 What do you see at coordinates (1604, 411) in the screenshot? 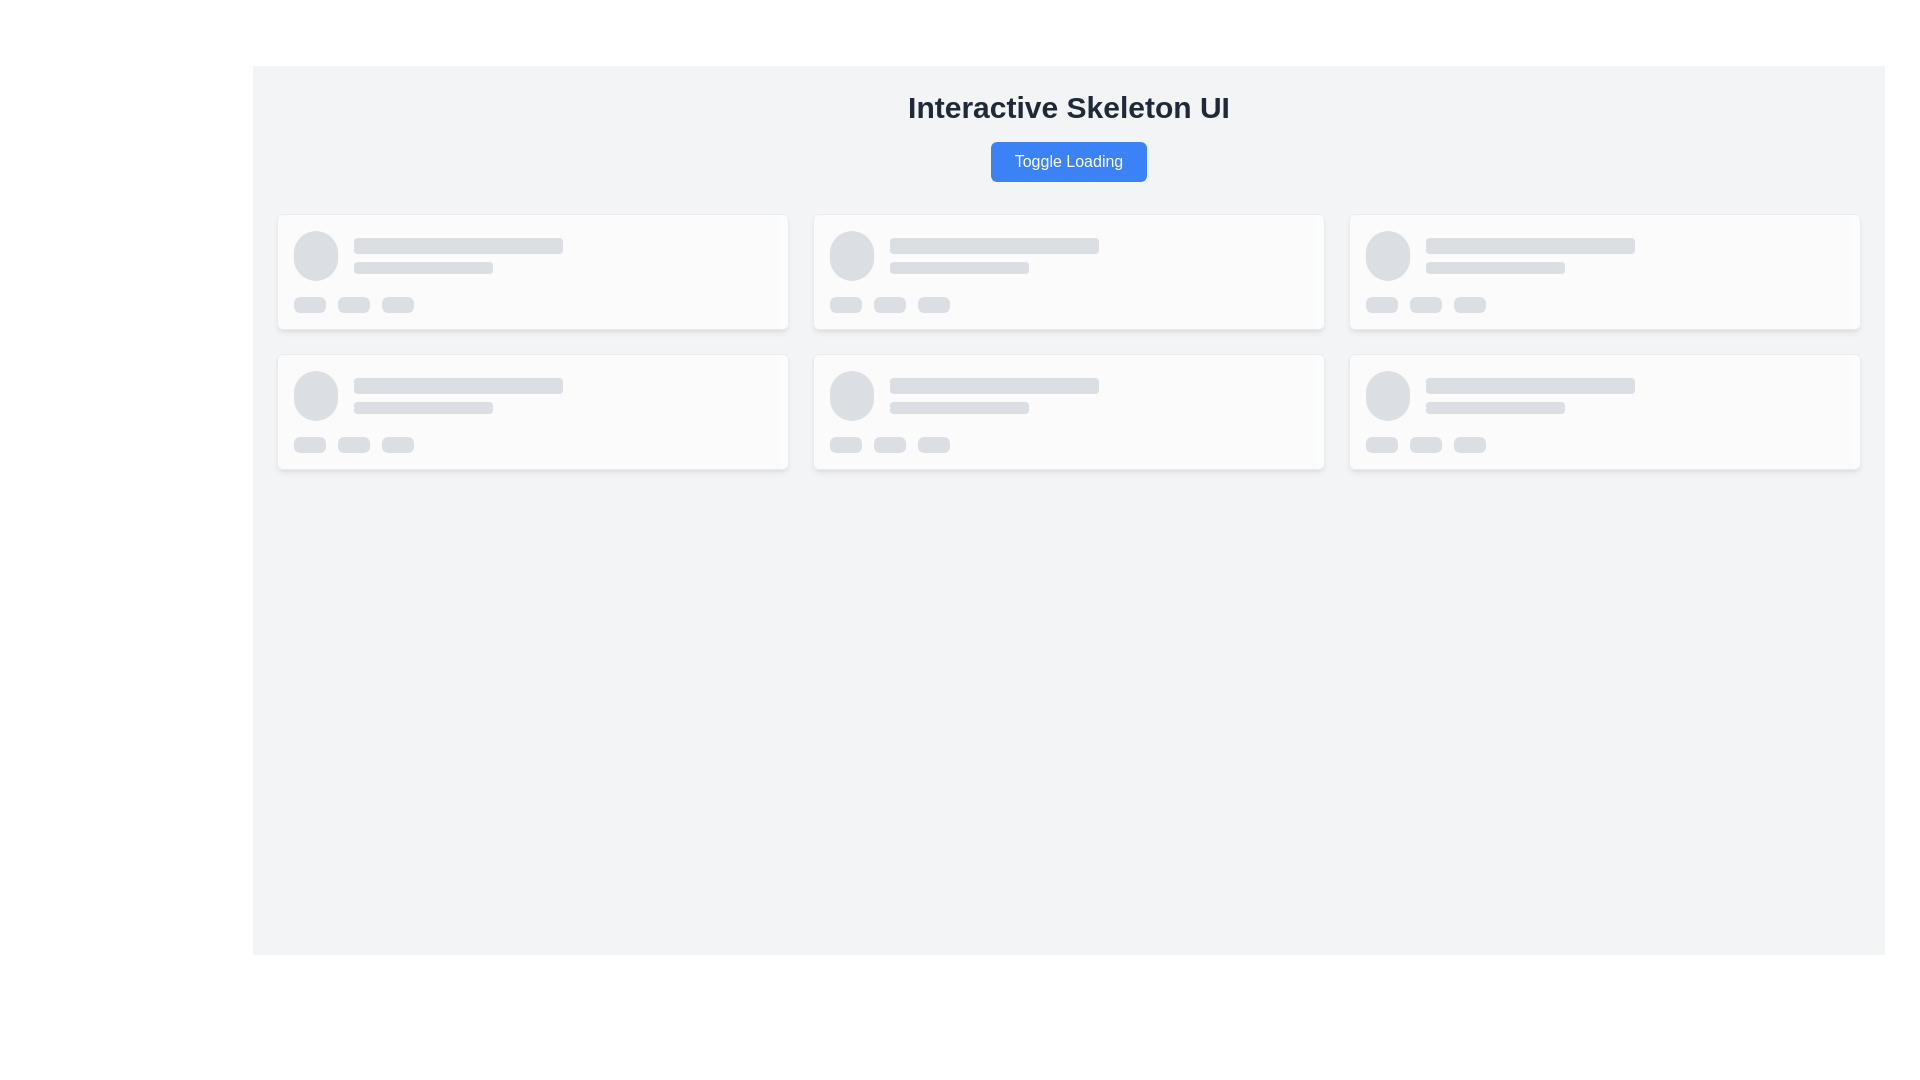
I see `the Placeholder Card located at the bottom-right corner of the grid layout, which is the sixth item in a two-row, three-column arrangement` at bounding box center [1604, 411].